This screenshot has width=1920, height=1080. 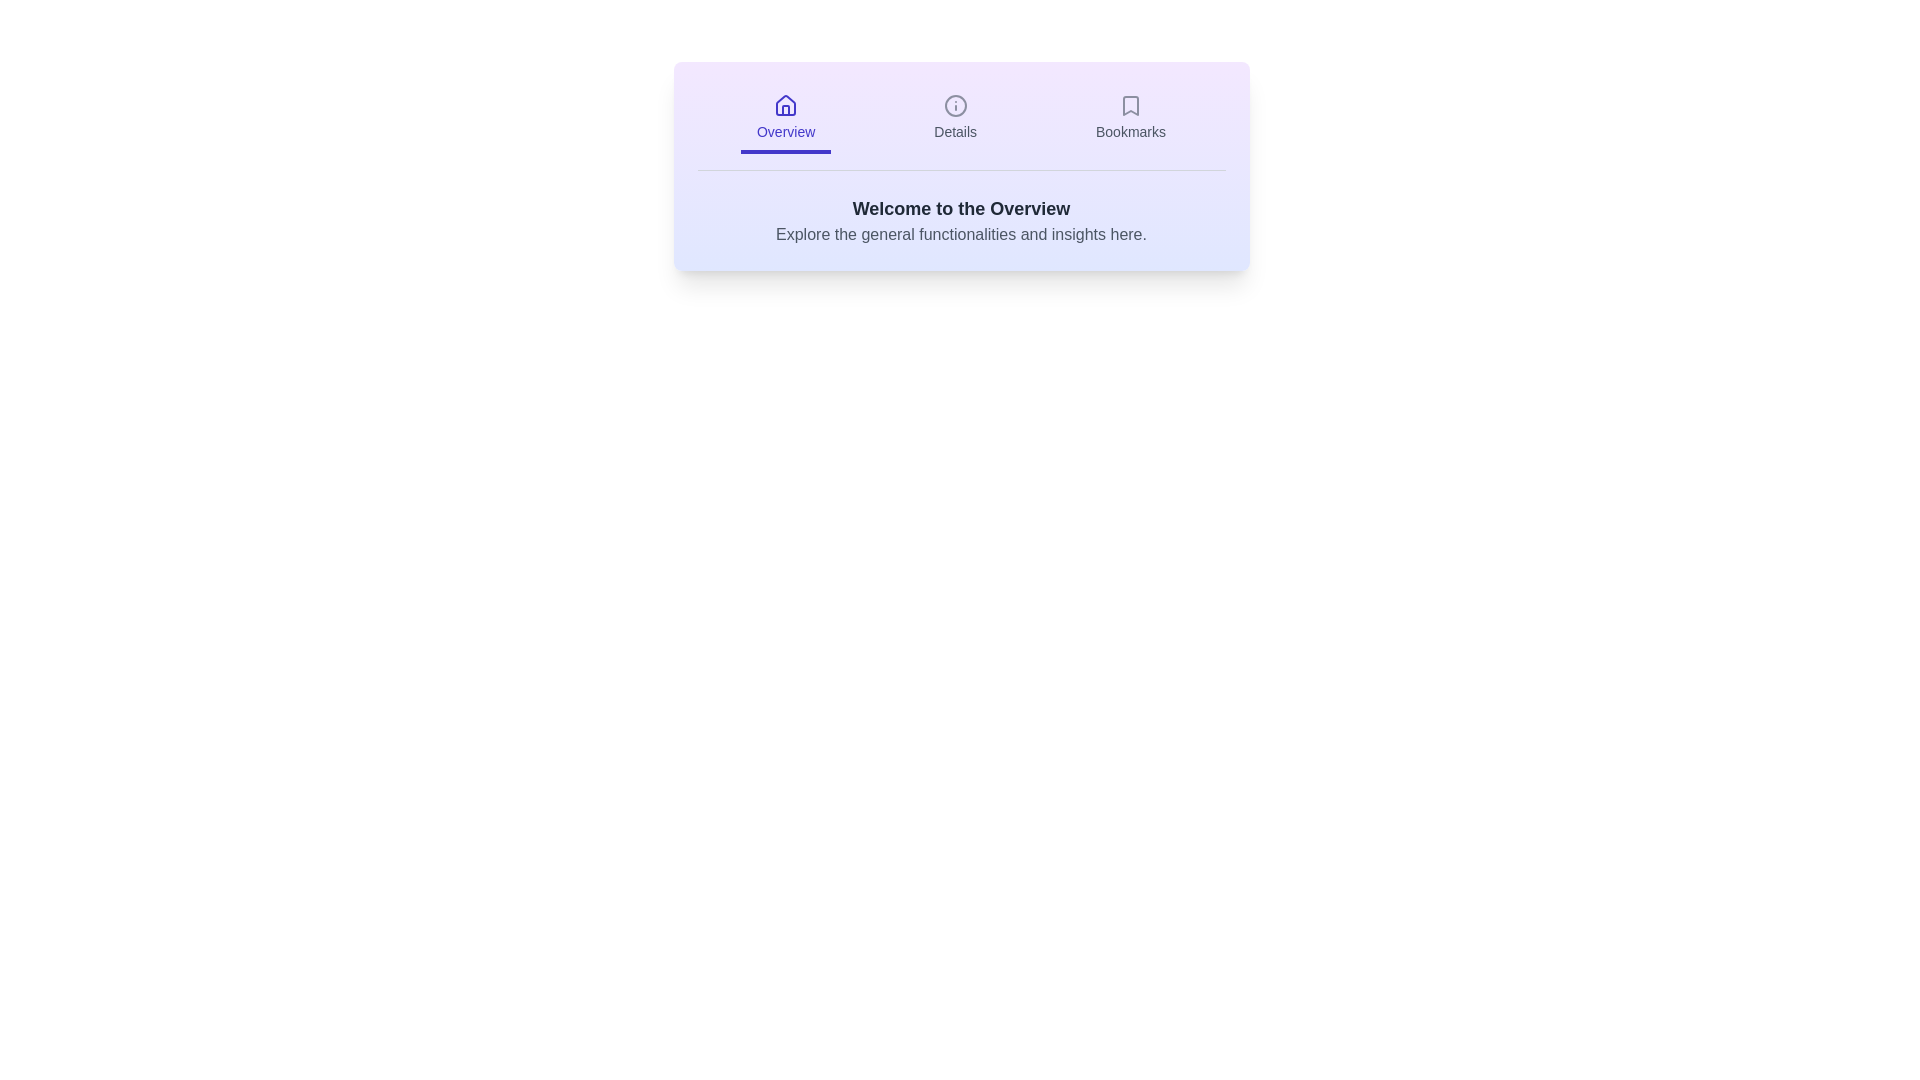 What do you see at coordinates (1131, 105) in the screenshot?
I see `the bookmark icon located in the 'Bookmarks' section, which is the third item from the left in the top row, above the 'Bookmarks' text and to the right of the 'Details' section` at bounding box center [1131, 105].